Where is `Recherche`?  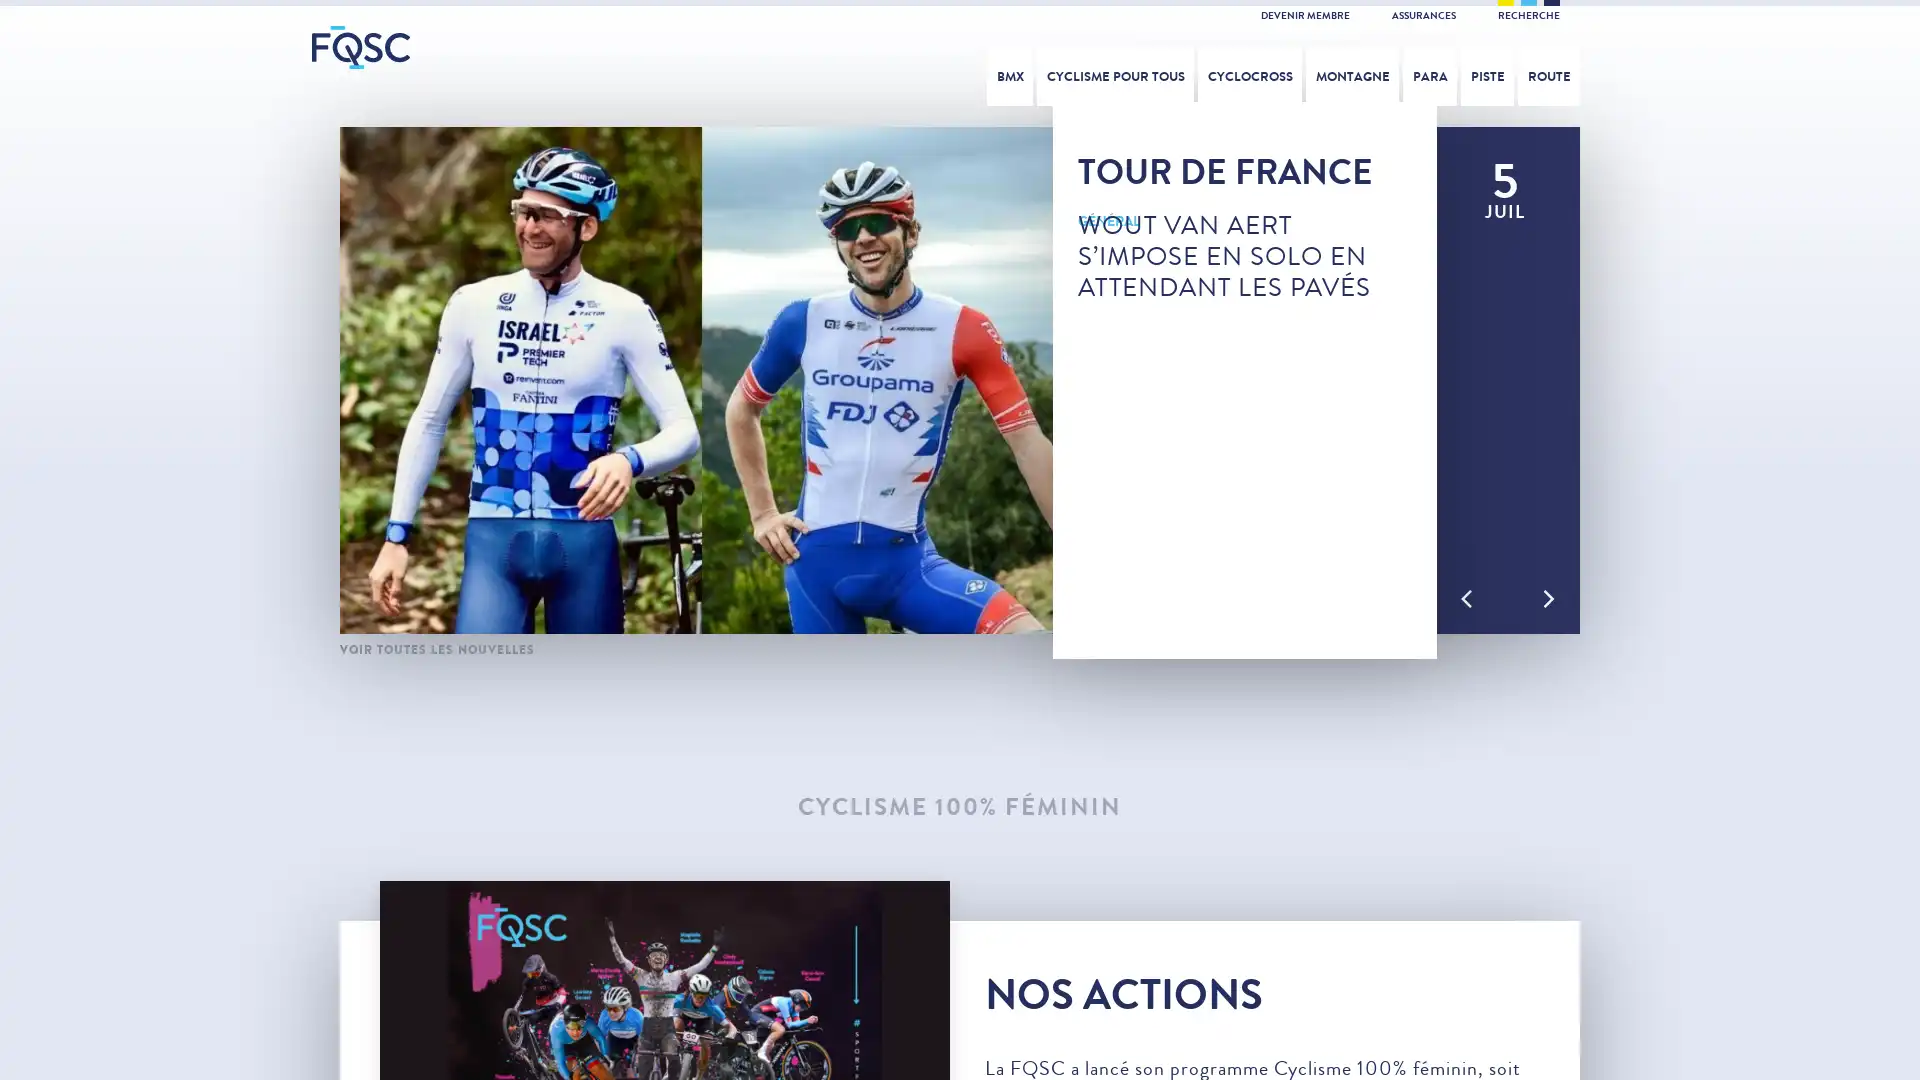
Recherche is located at coordinates (1682, 69).